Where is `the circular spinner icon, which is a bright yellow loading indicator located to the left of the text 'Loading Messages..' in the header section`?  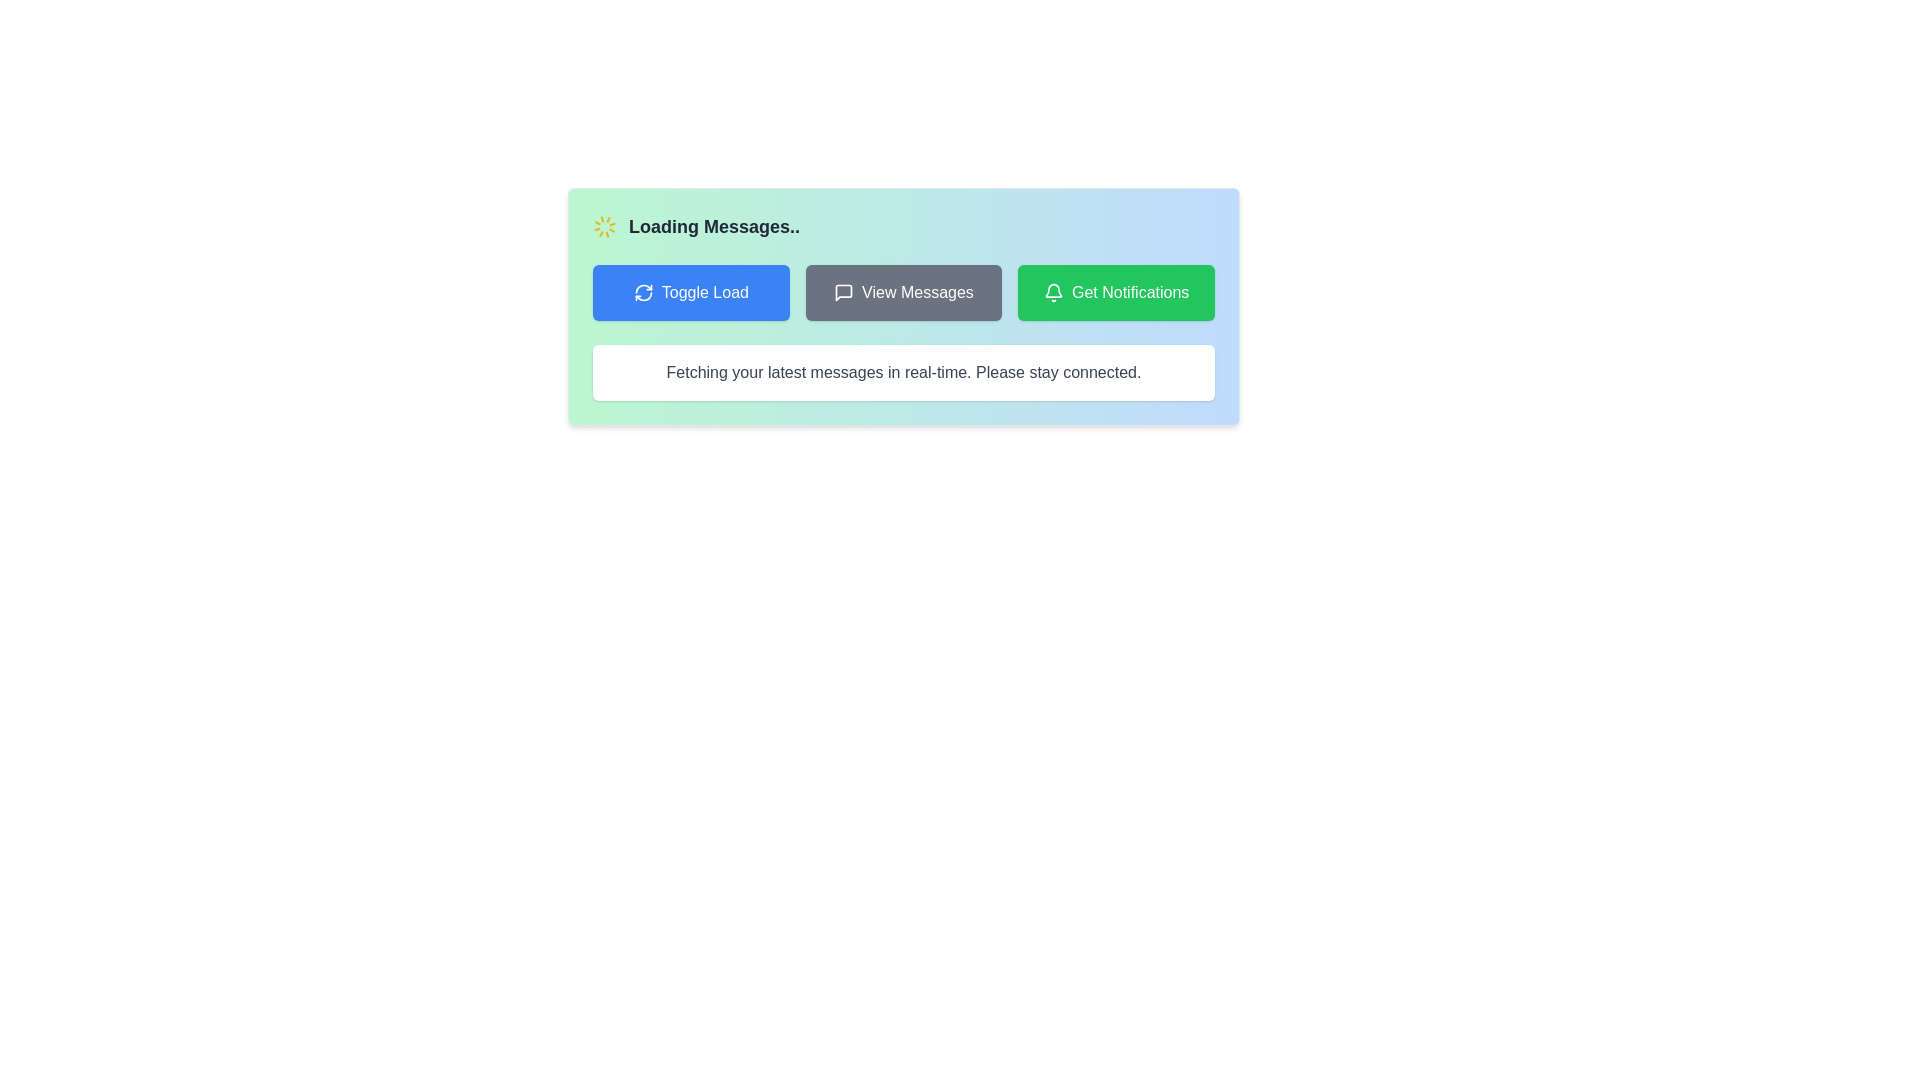
the circular spinner icon, which is a bright yellow loading indicator located to the left of the text 'Loading Messages..' in the header section is located at coordinates (603, 226).